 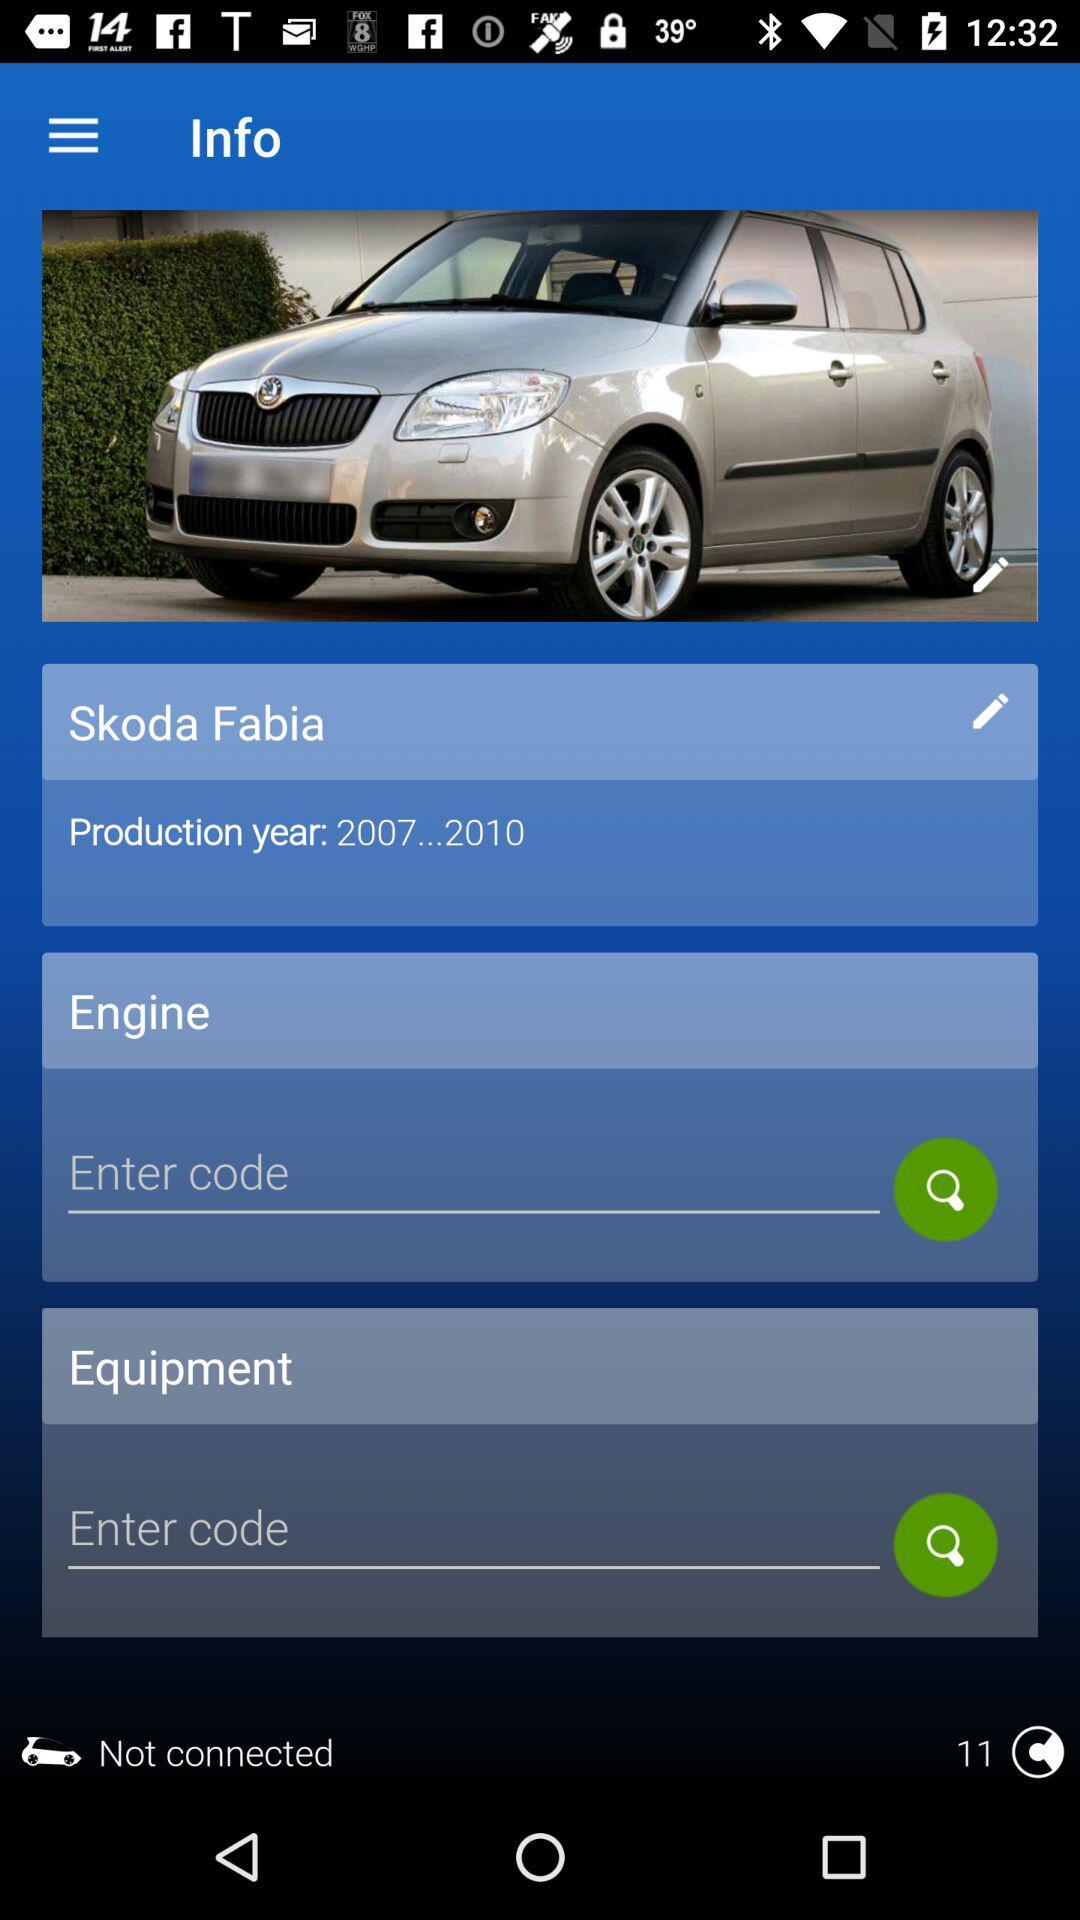 I want to click on input details, so click(x=990, y=710).